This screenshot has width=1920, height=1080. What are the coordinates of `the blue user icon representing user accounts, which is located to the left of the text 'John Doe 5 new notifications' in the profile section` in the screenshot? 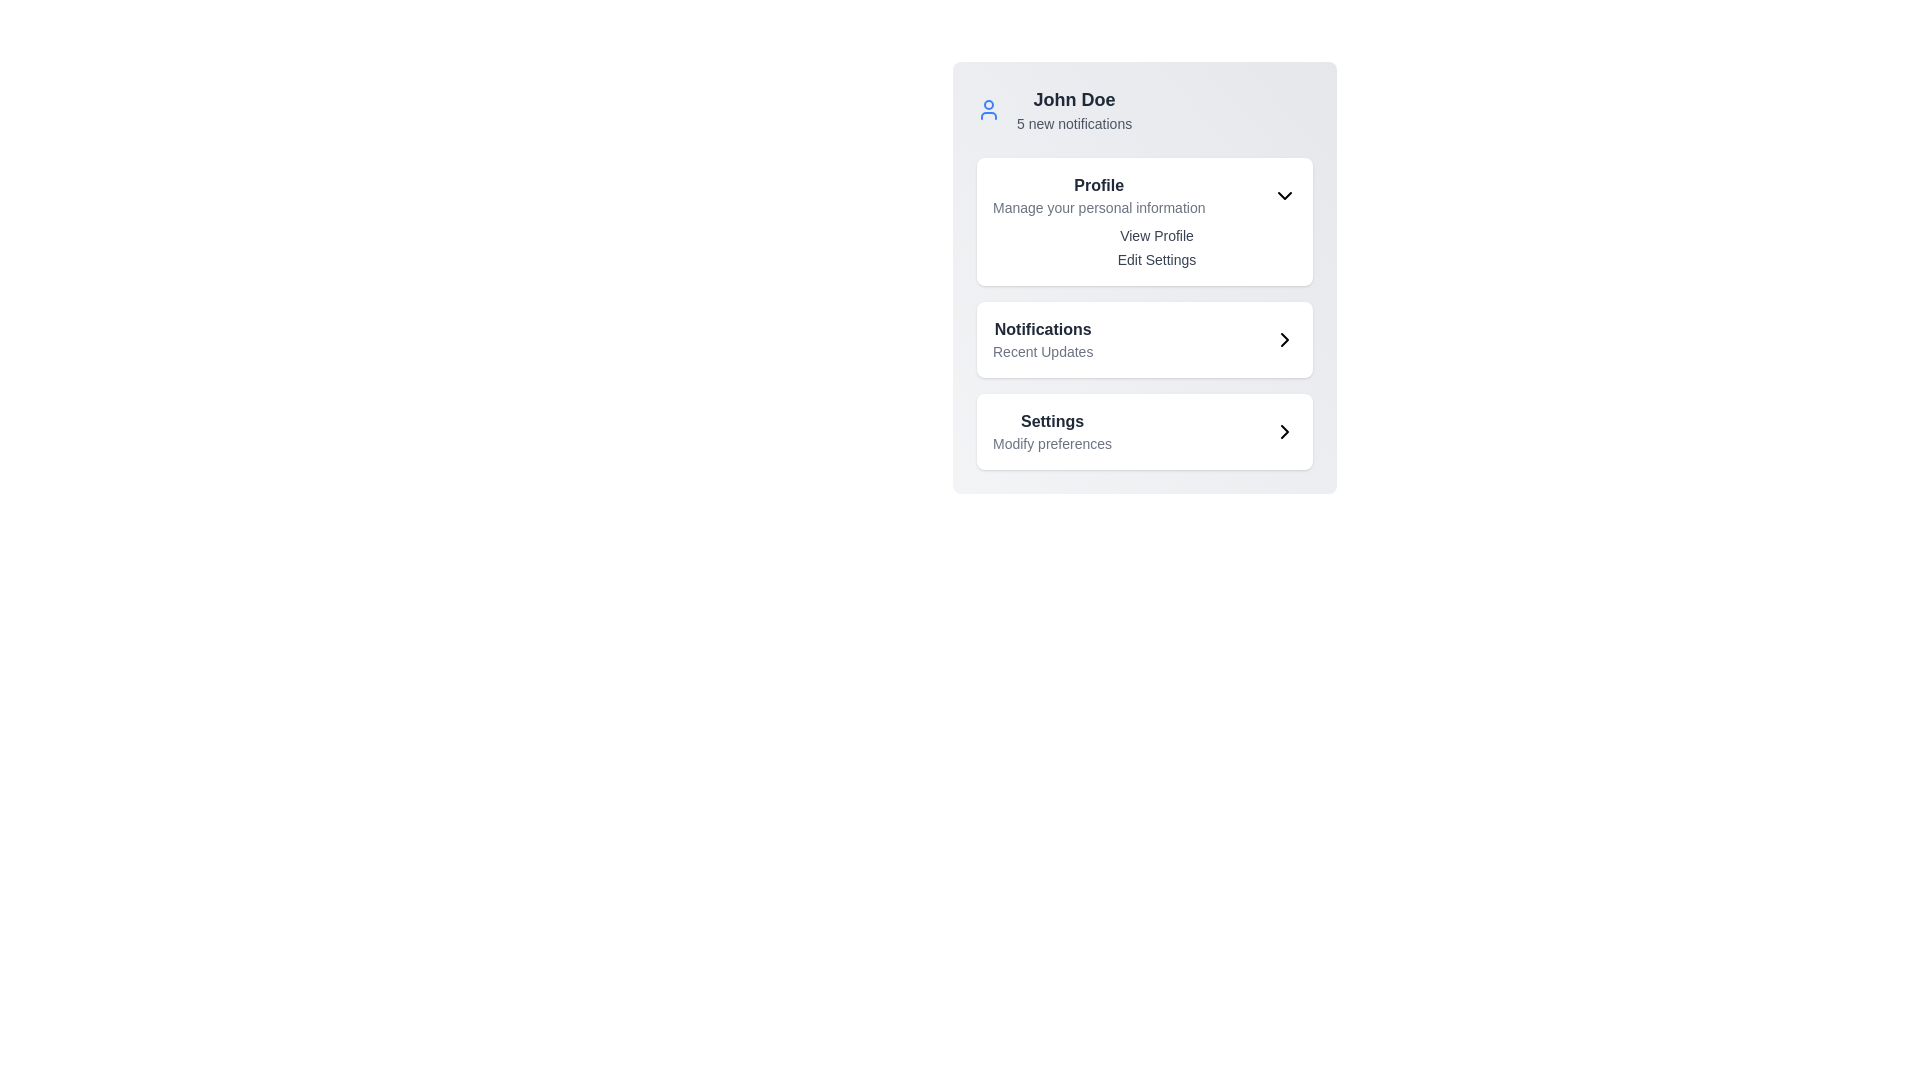 It's located at (988, 110).